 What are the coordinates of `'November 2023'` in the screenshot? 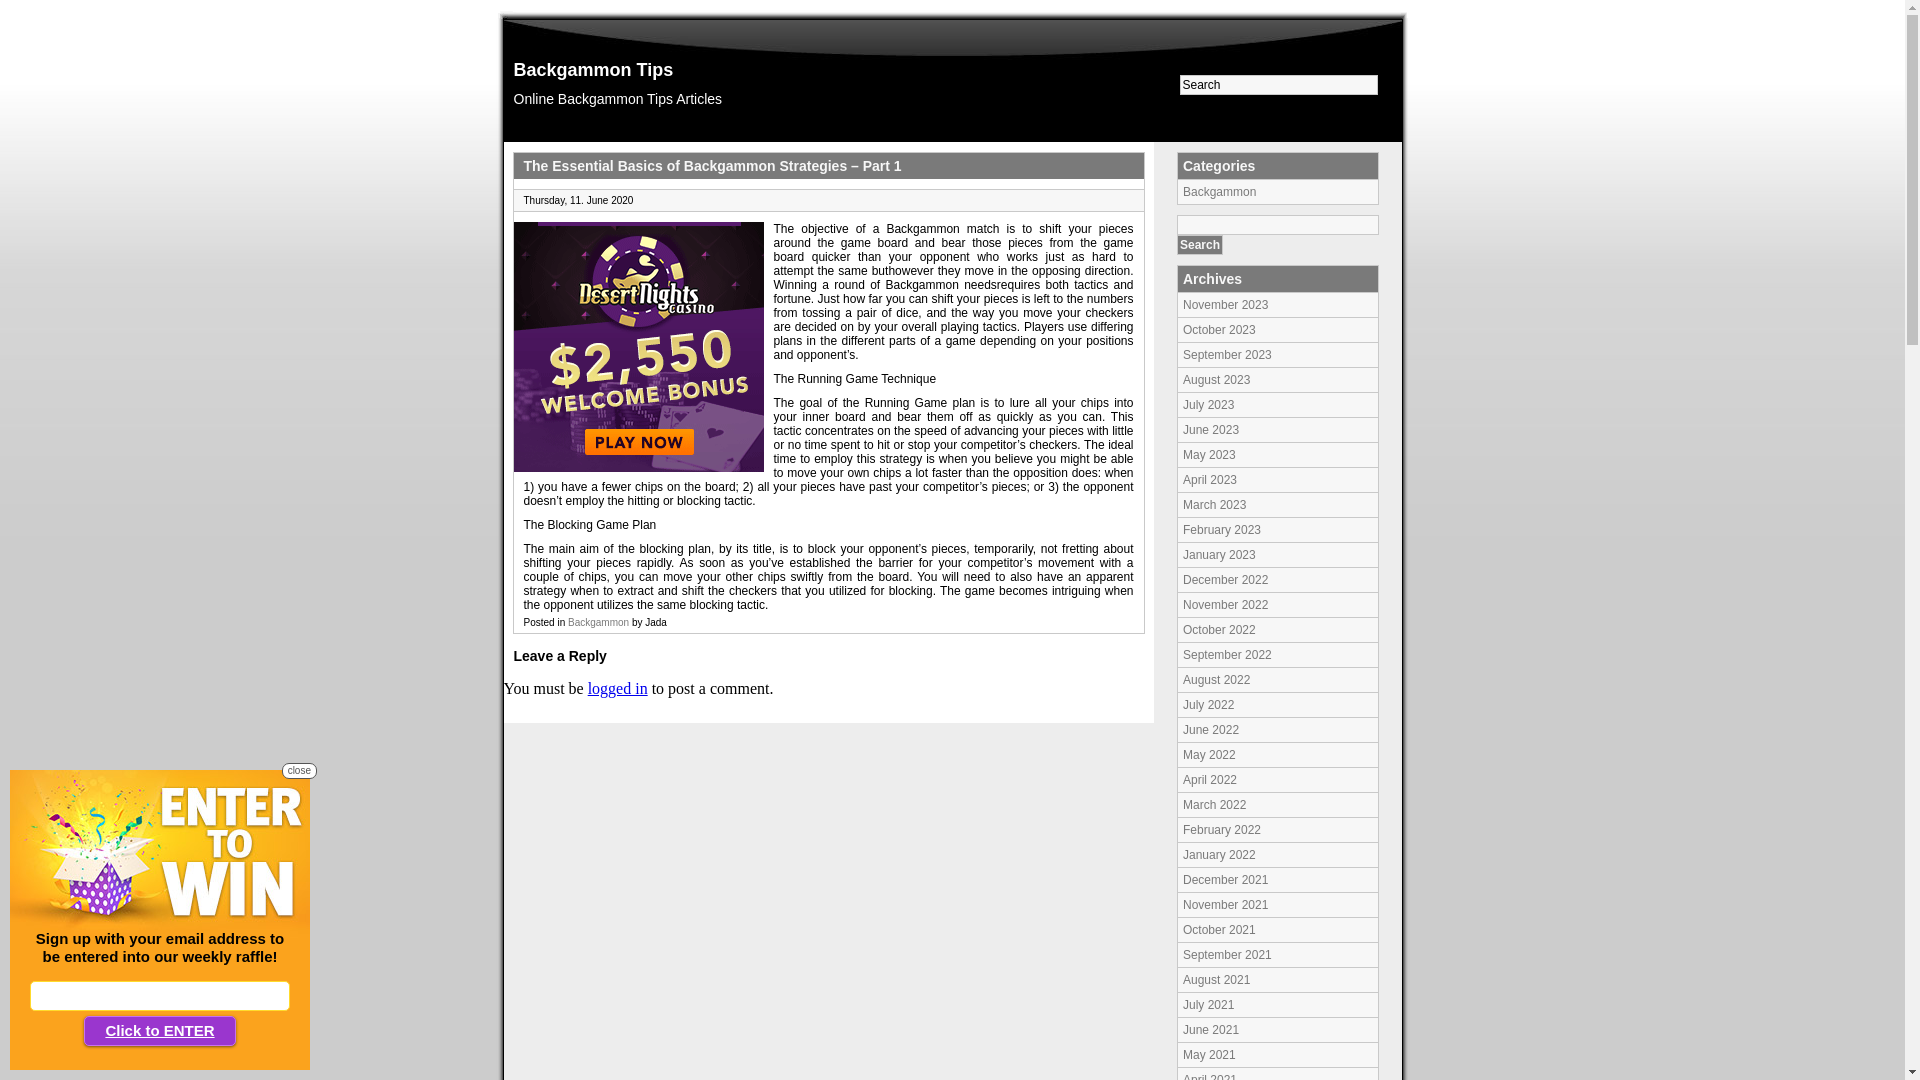 It's located at (1224, 304).